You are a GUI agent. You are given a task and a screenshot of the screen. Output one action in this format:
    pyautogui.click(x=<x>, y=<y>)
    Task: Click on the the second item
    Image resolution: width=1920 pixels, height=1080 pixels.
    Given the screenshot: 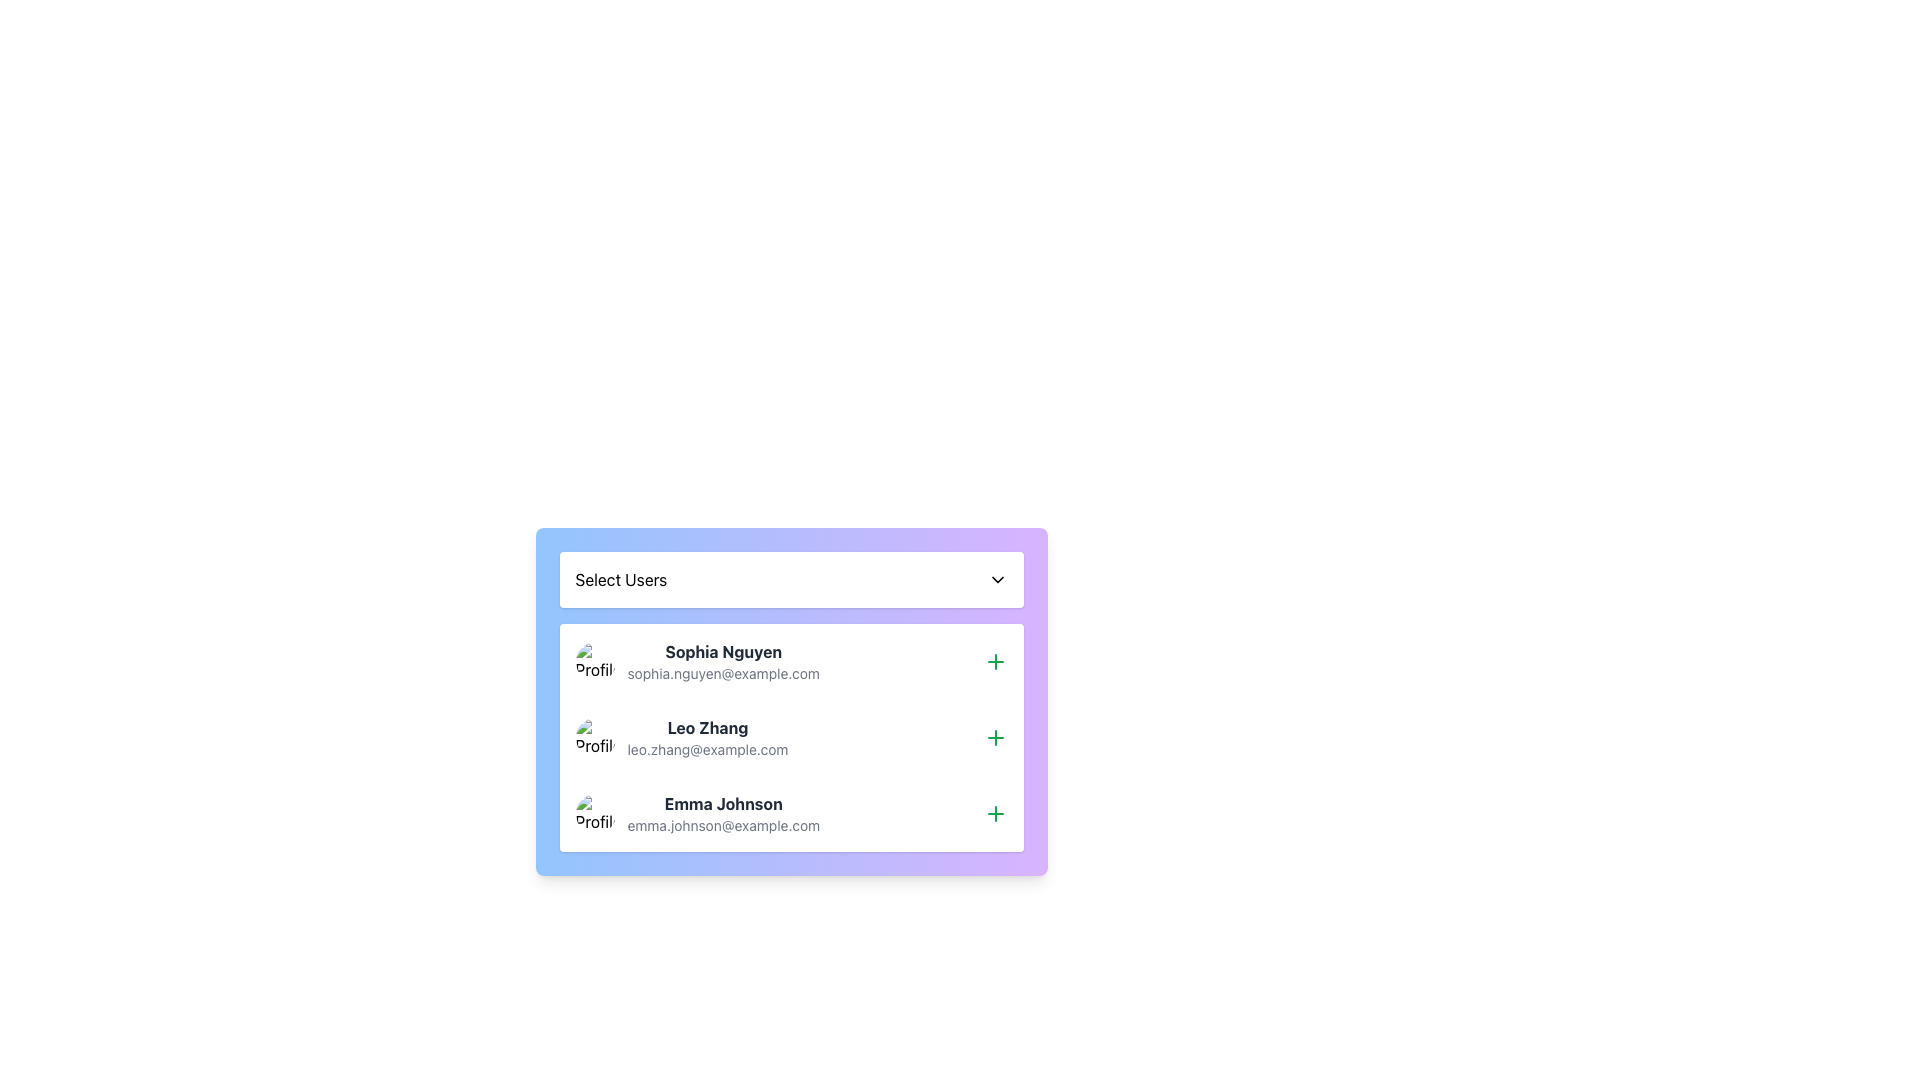 What is the action you would take?
    pyautogui.click(x=681, y=737)
    